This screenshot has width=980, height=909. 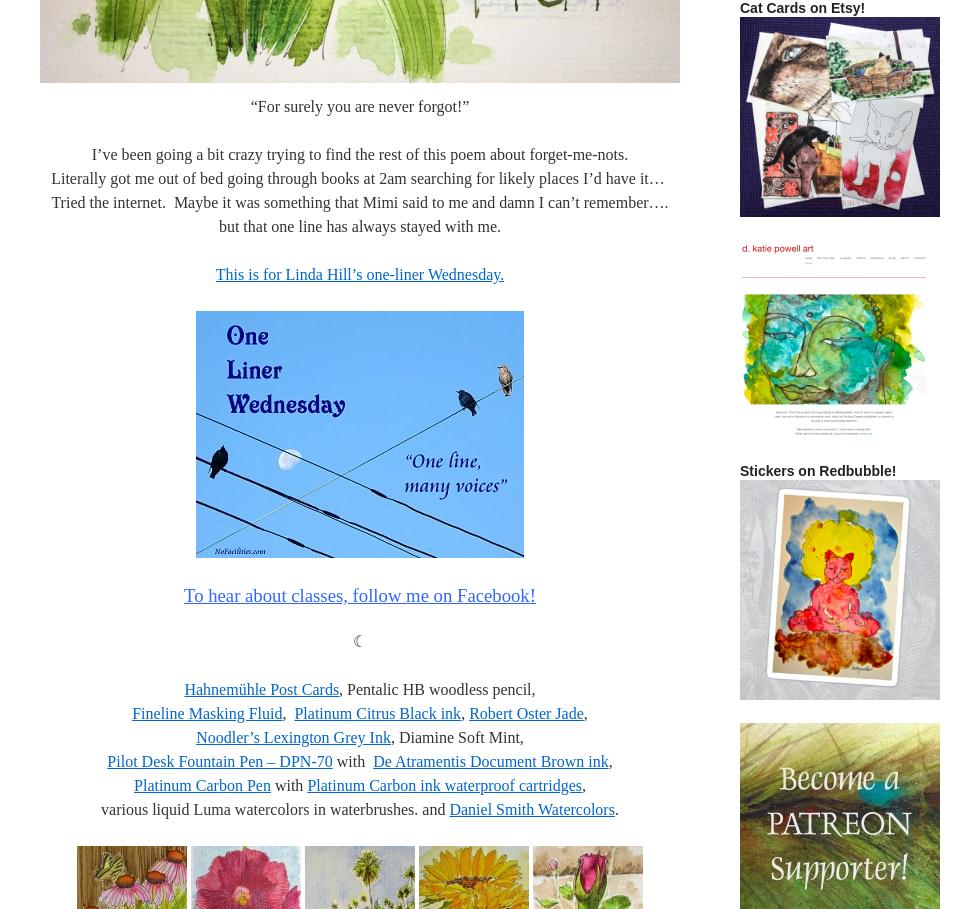 I want to click on 'Noodler’s Lexington Grey Ink', so click(x=293, y=737).